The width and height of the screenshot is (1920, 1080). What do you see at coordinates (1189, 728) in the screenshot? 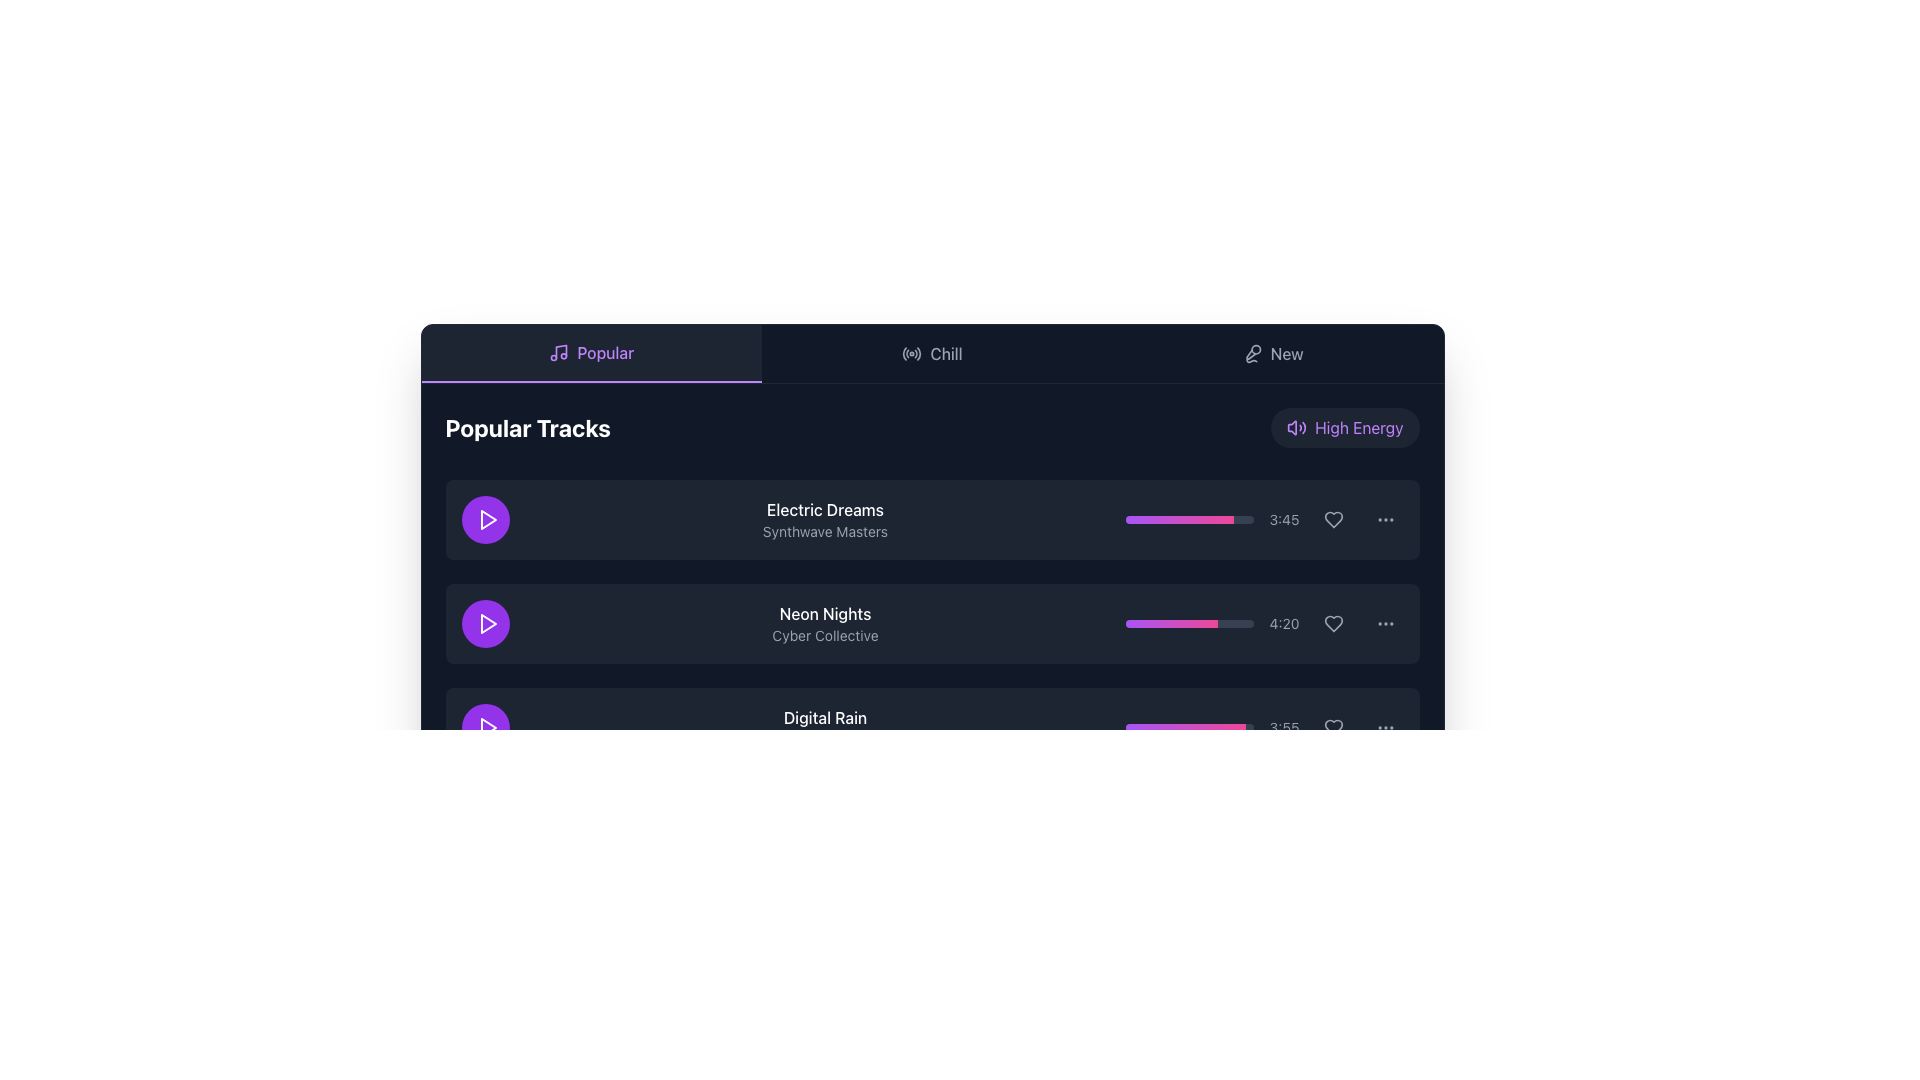
I see `the Progress Bar element for the track 'Digital Rain', which is the third entry in the list, located beneath the text 'Digital Rain' and adjacent to the time indicator '3:55'` at bounding box center [1189, 728].